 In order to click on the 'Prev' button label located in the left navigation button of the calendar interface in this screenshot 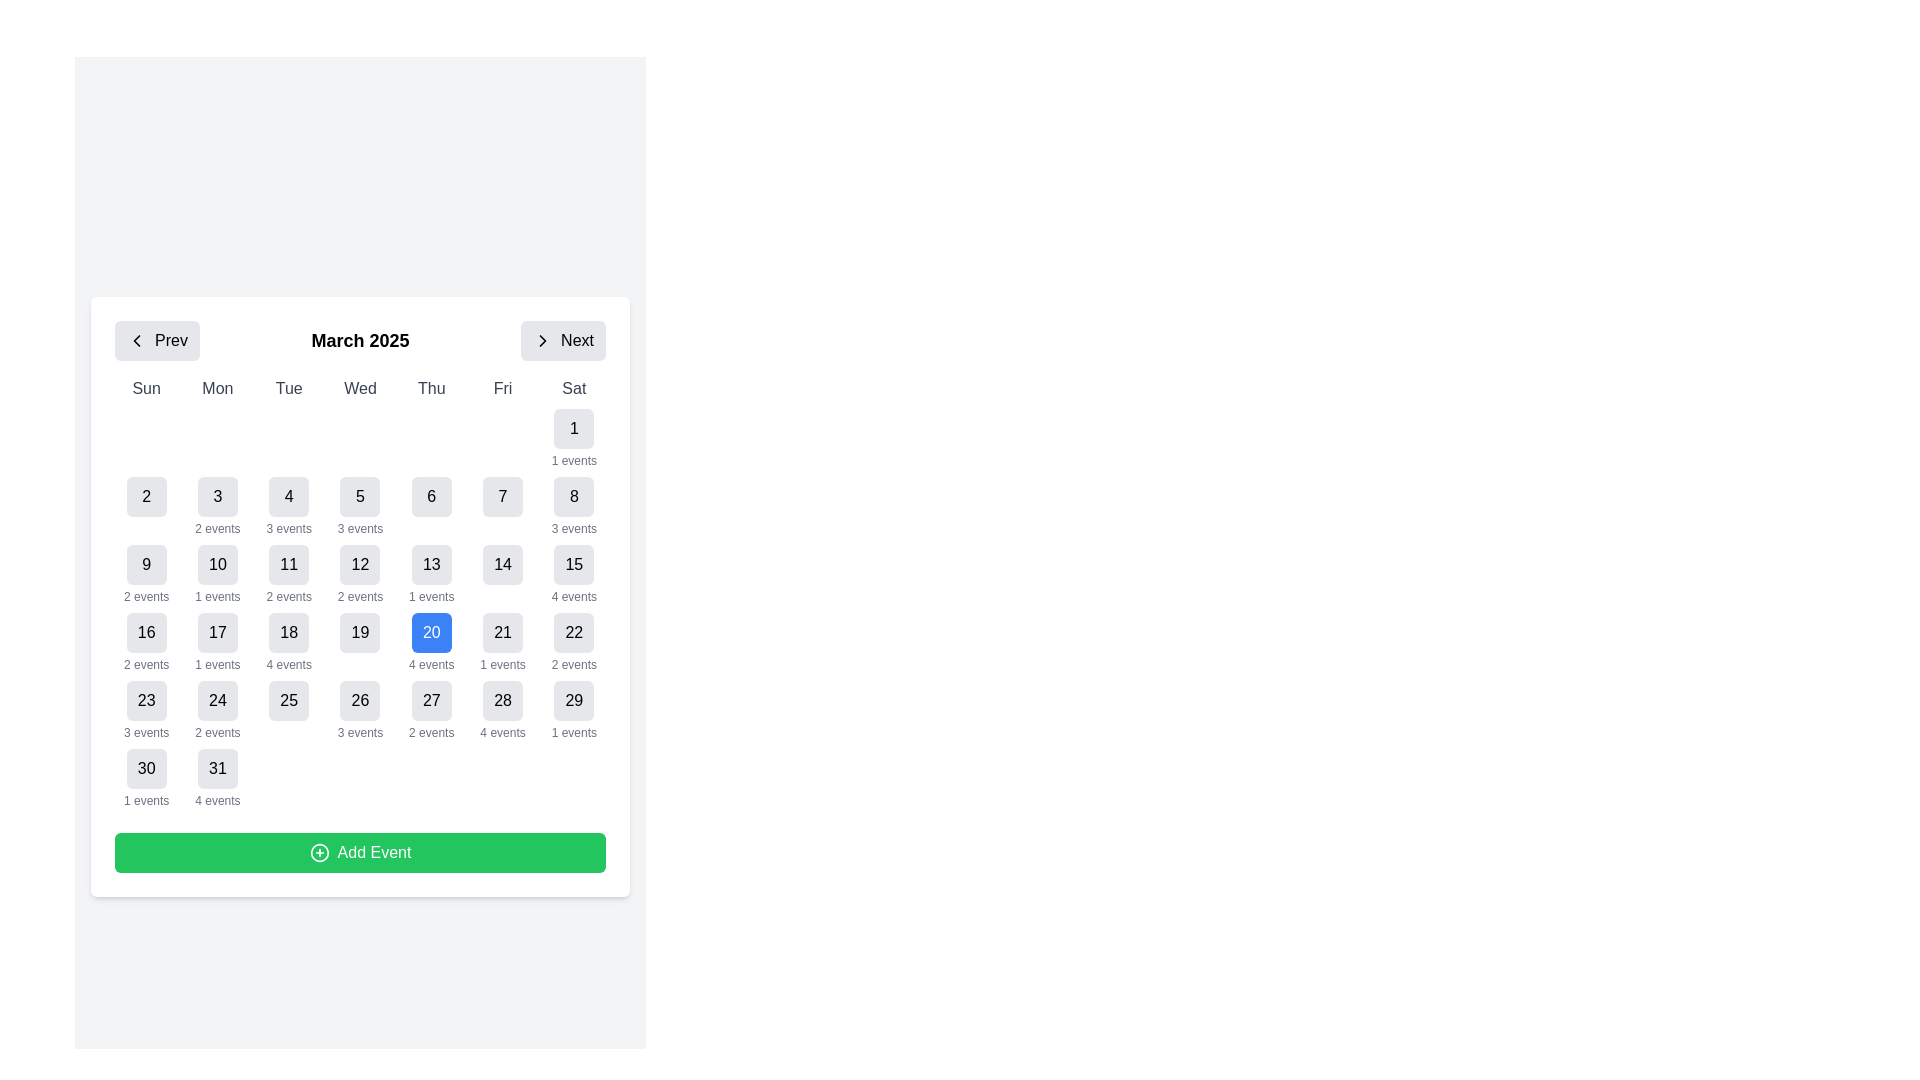, I will do `click(171, 339)`.